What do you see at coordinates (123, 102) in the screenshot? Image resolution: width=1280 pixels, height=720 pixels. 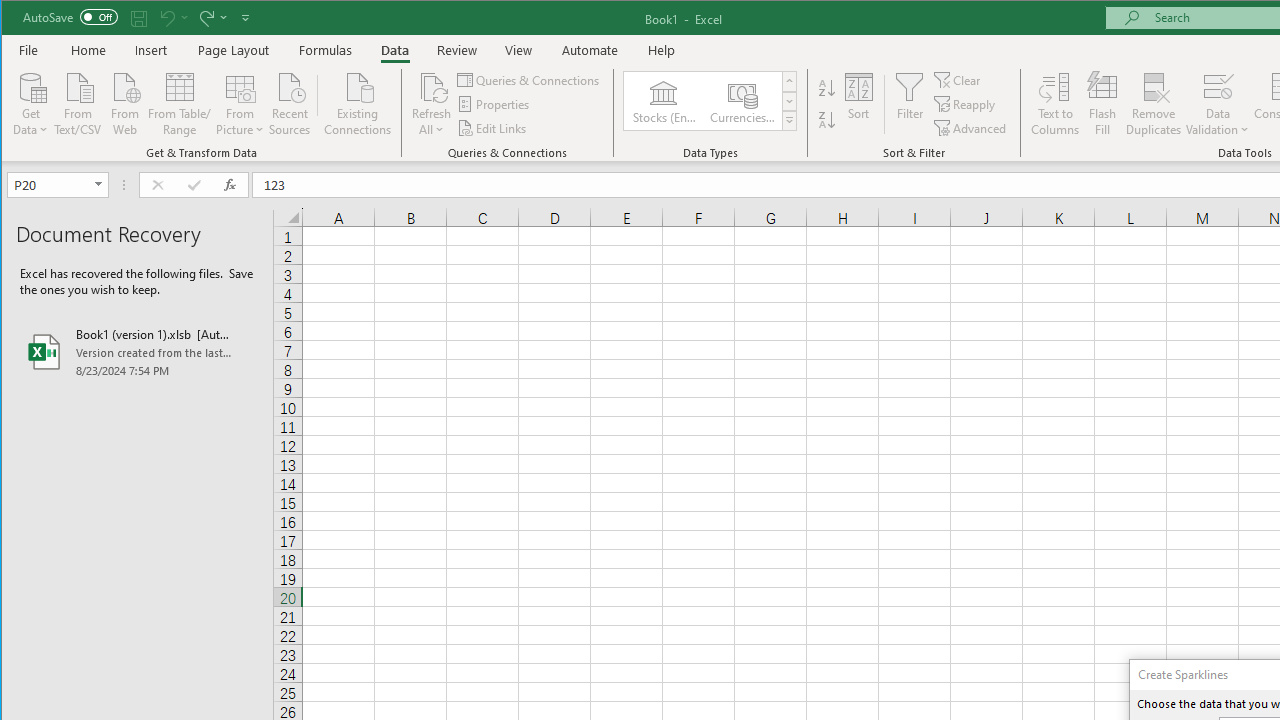 I see `'From Web'` at bounding box center [123, 102].